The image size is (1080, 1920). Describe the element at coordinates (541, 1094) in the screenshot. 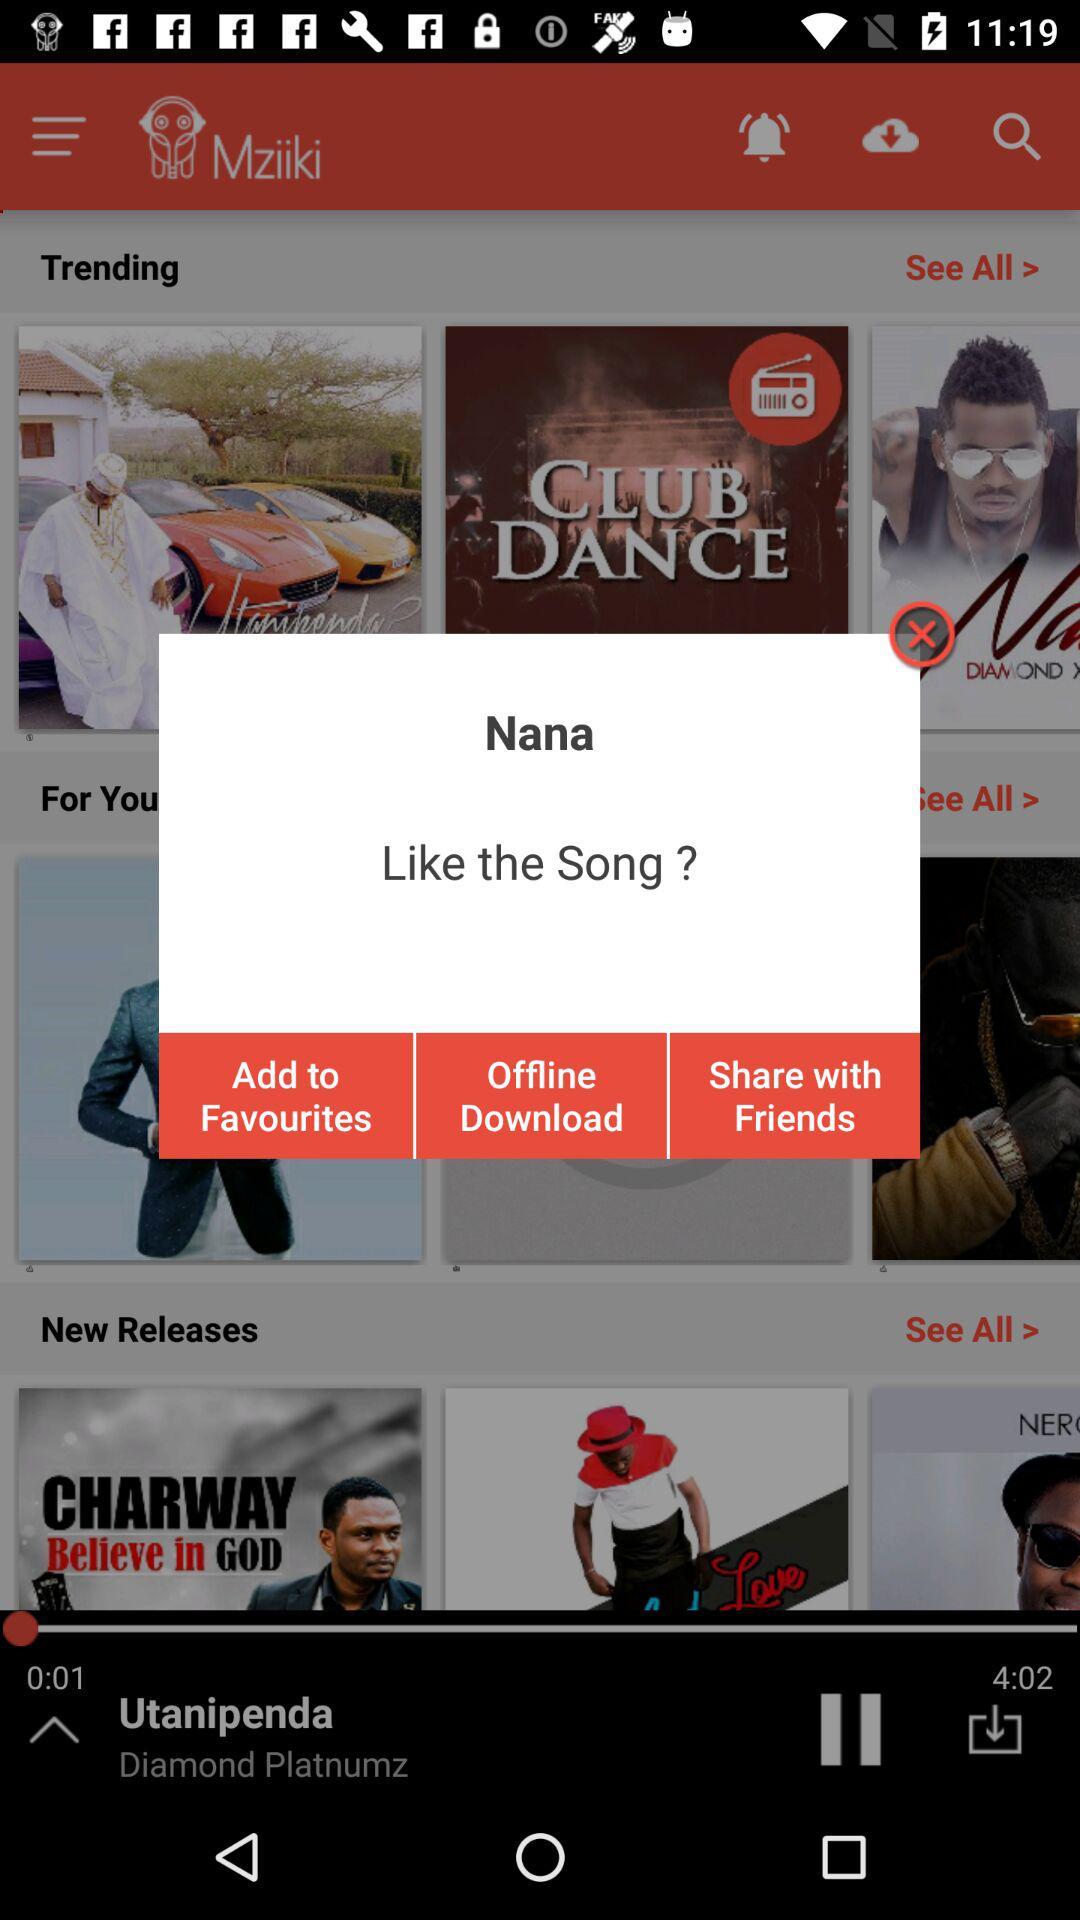

I see `the item next to add to favourites` at that location.